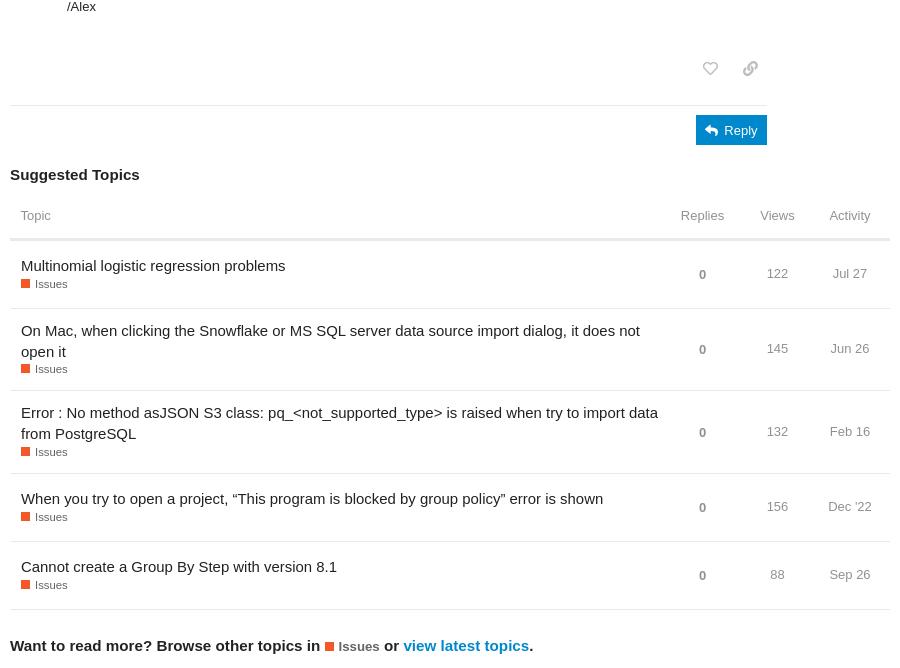 The width and height of the screenshot is (900, 668). What do you see at coordinates (831, 272) in the screenshot?
I see `'Jul 27'` at bounding box center [831, 272].